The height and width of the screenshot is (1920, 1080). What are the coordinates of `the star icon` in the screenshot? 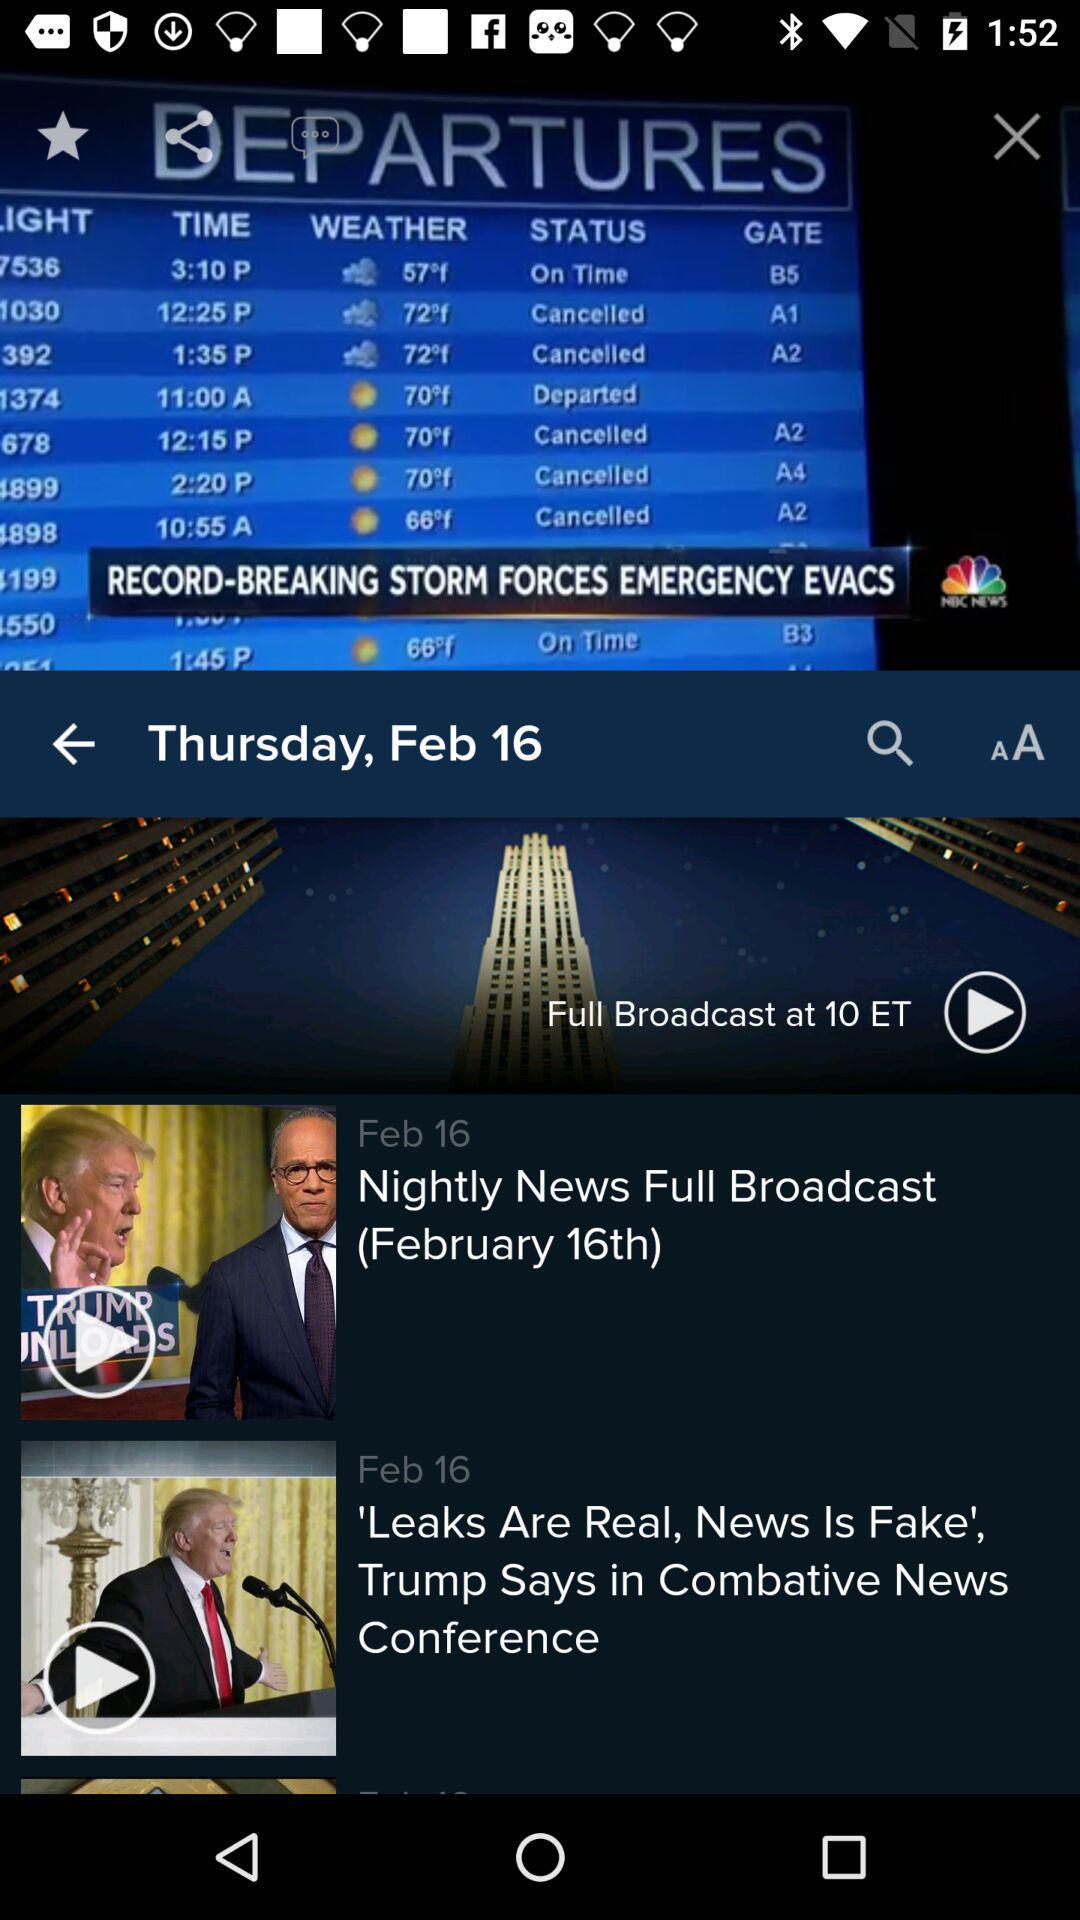 It's located at (61, 135).